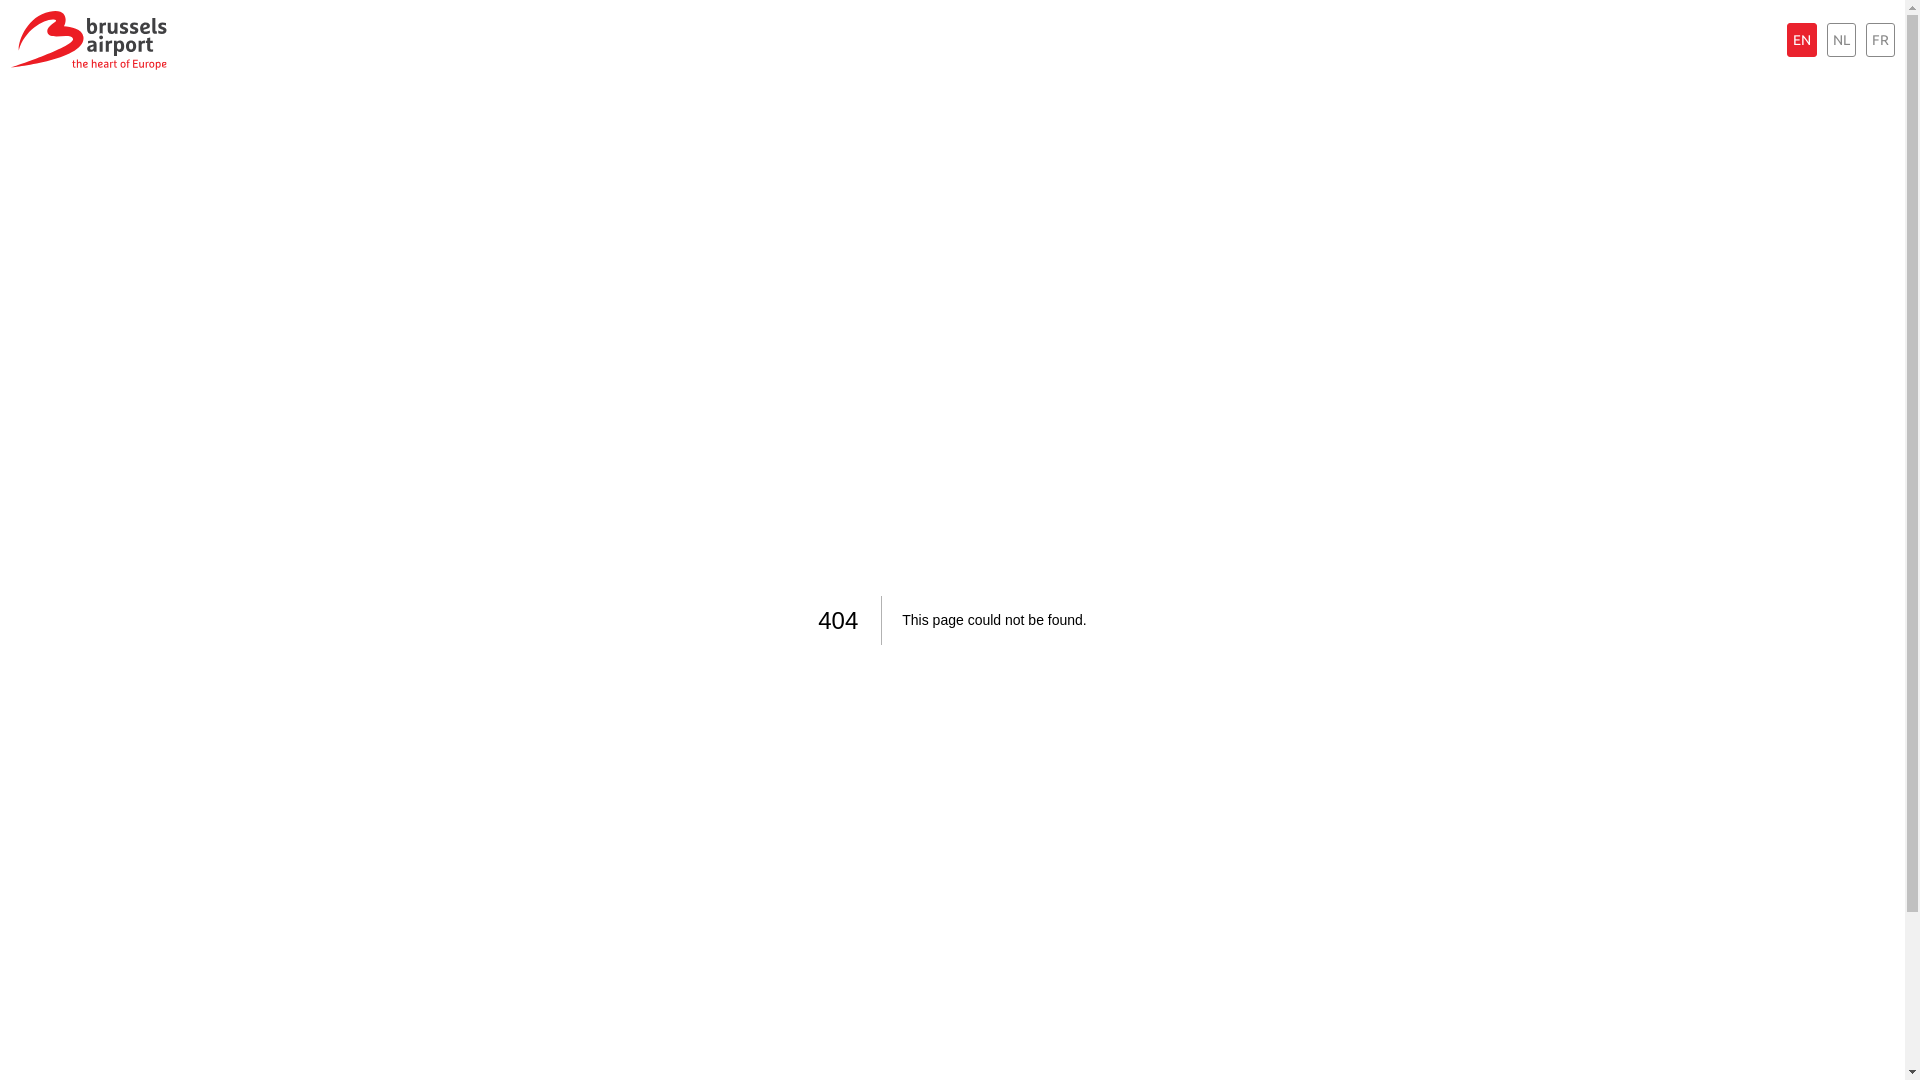 The image size is (1920, 1080). What do you see at coordinates (1827, 39) in the screenshot?
I see `'NL'` at bounding box center [1827, 39].